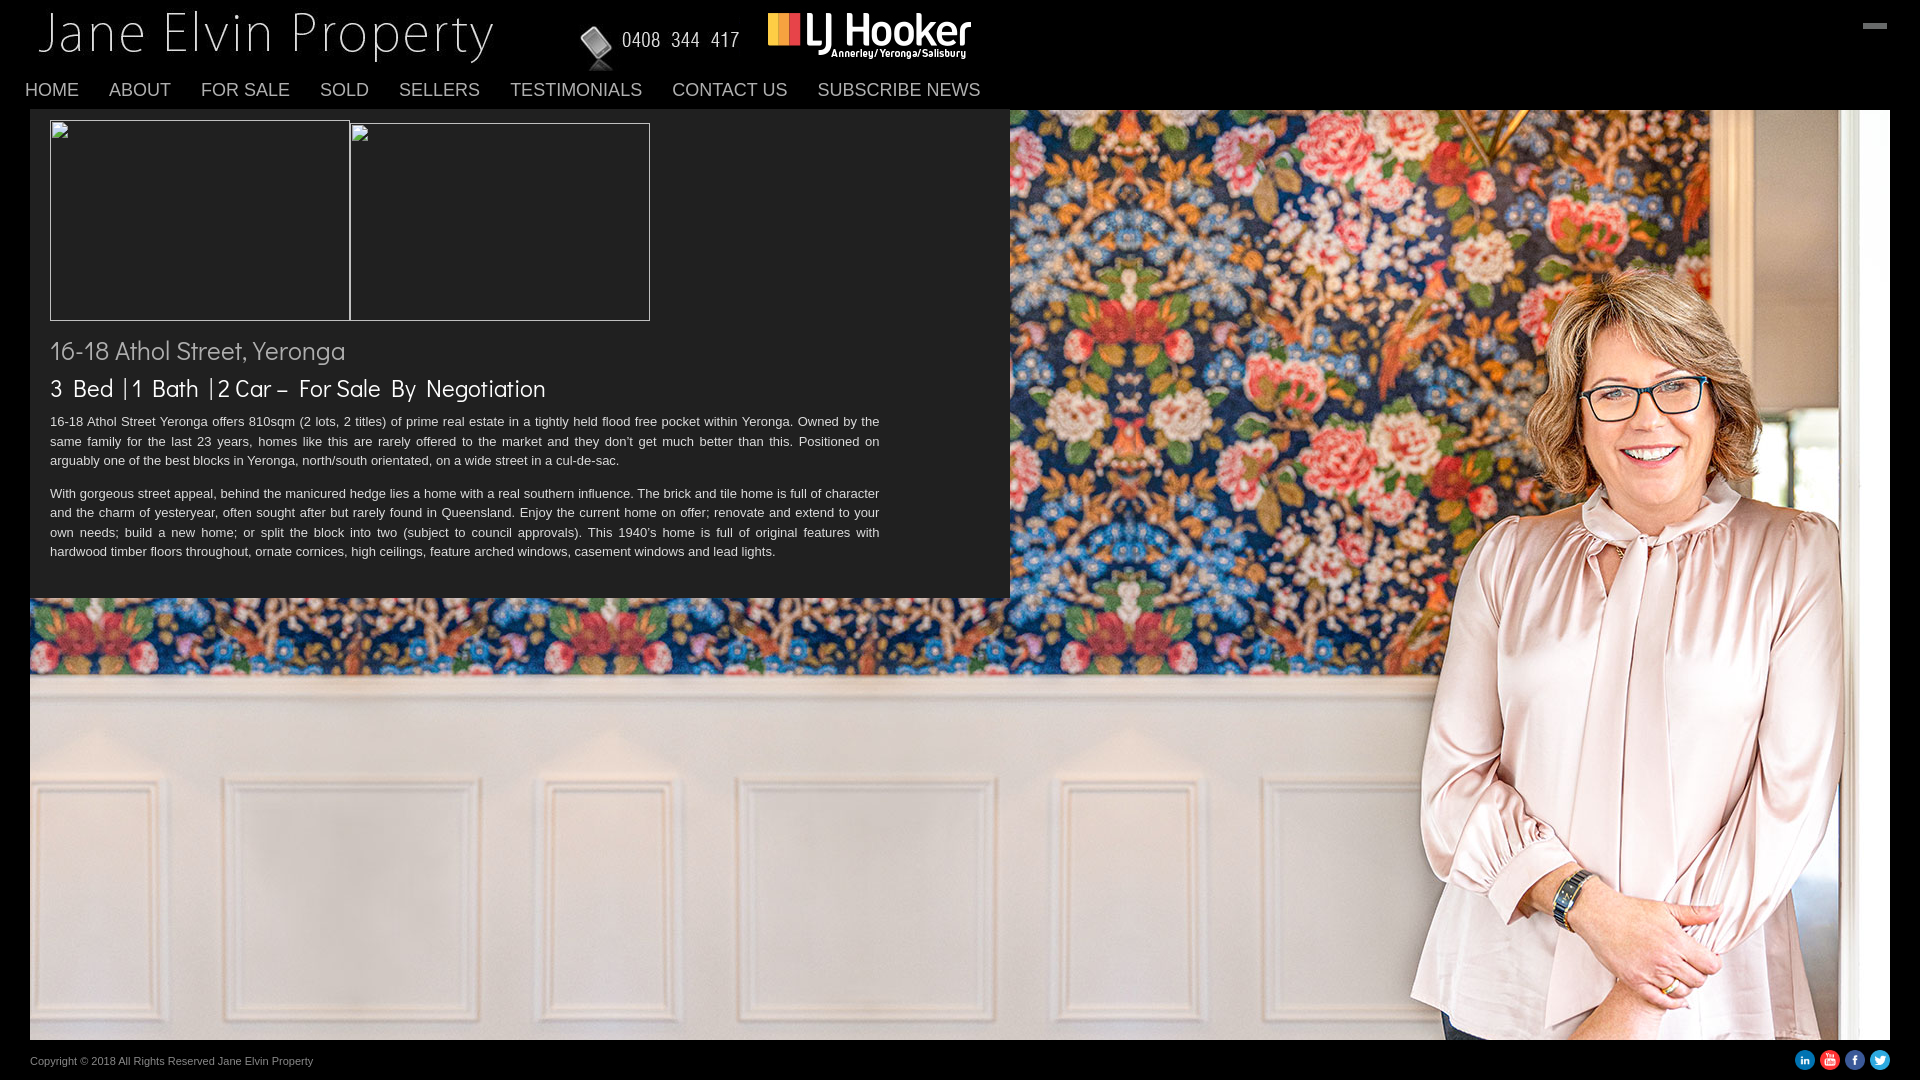 The height and width of the screenshot is (1080, 1920). Describe the element at coordinates (49, 347) in the screenshot. I see `'16-18 Athol Street, Yeronga'` at that location.